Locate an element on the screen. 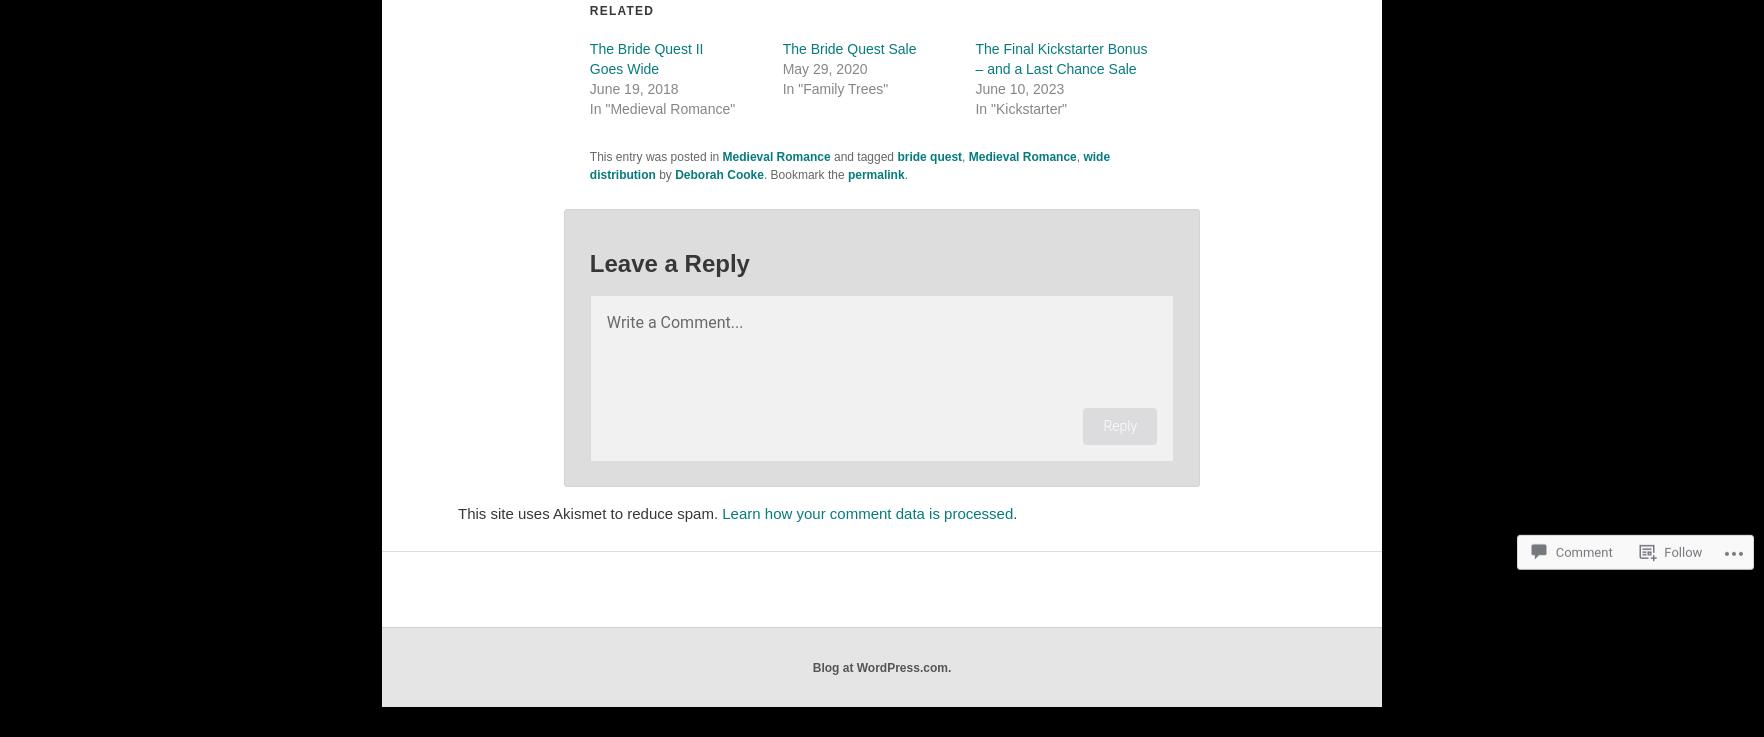 This screenshot has height=737, width=1764. 'This site uses Akismet to reduce spam.' is located at coordinates (590, 512).